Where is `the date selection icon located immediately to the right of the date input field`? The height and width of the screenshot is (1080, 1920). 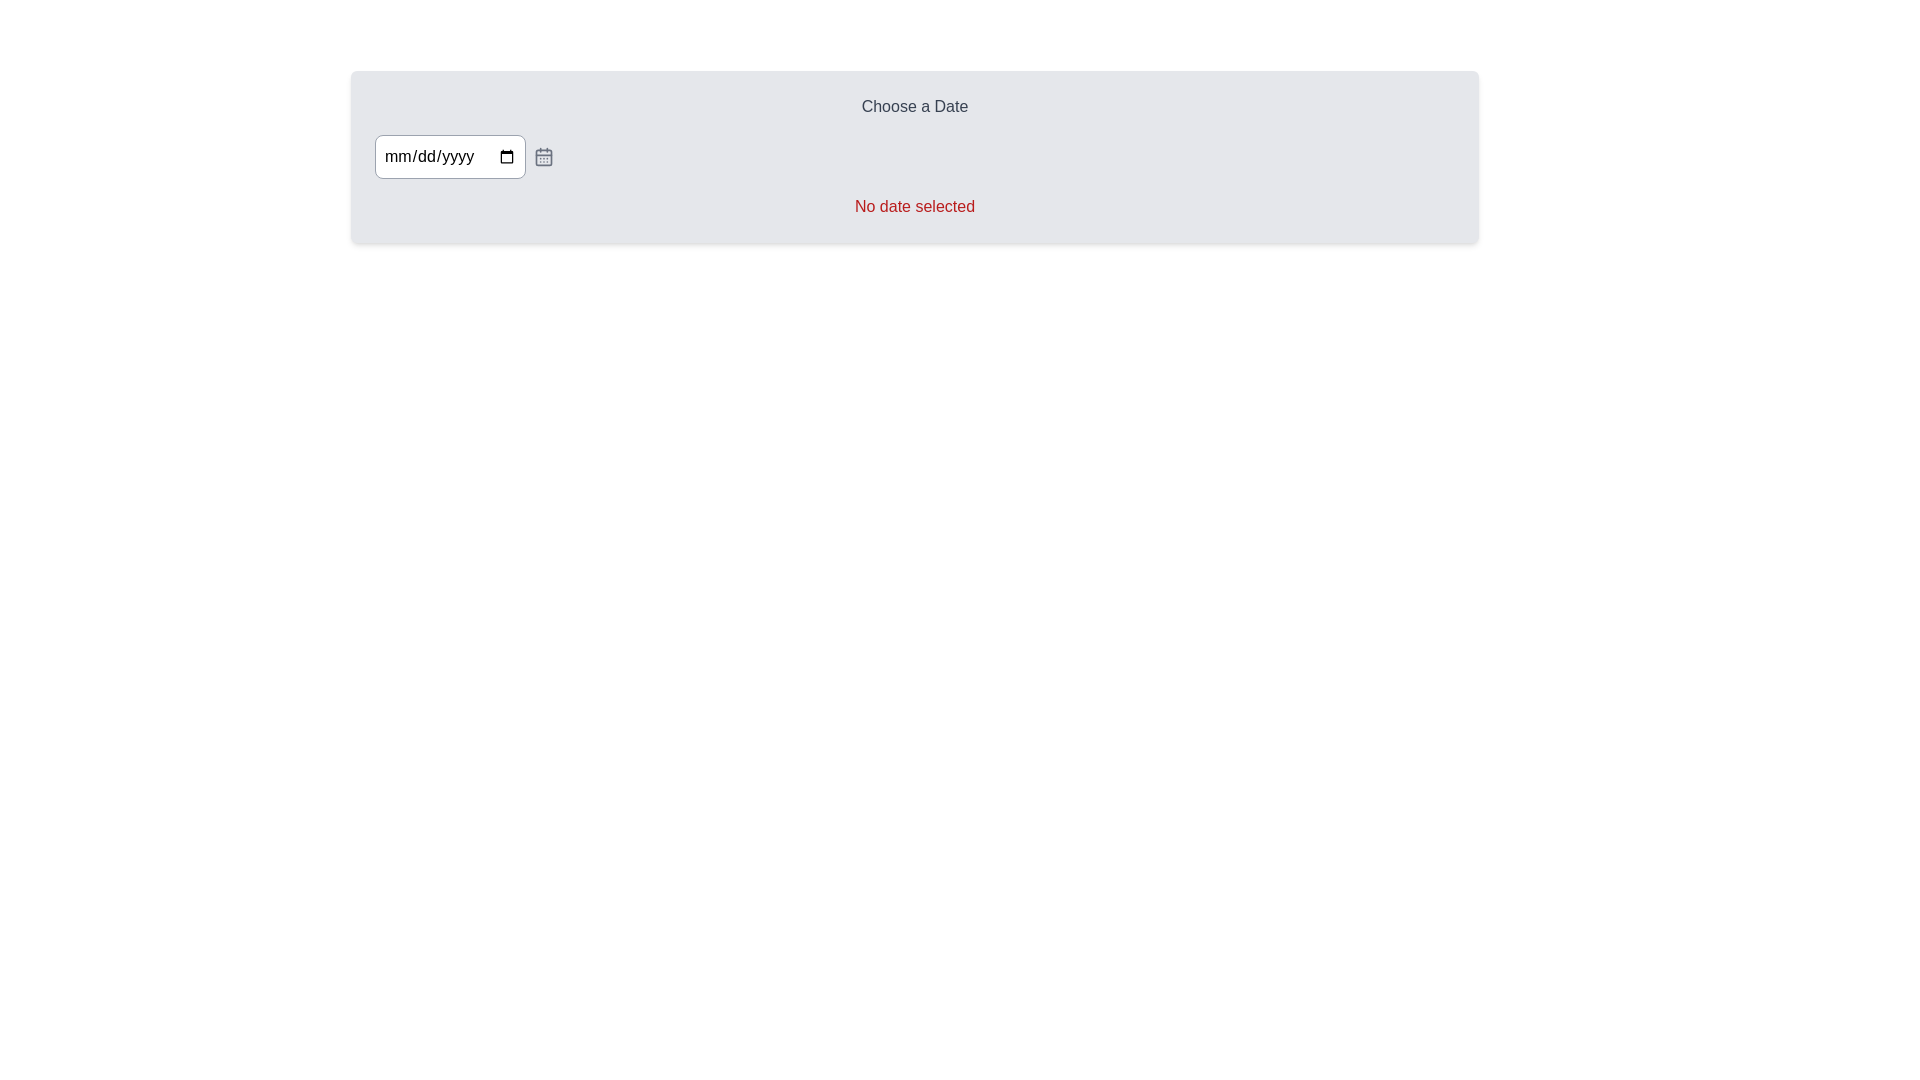
the date selection icon located immediately to the right of the date input field is located at coordinates (543, 156).